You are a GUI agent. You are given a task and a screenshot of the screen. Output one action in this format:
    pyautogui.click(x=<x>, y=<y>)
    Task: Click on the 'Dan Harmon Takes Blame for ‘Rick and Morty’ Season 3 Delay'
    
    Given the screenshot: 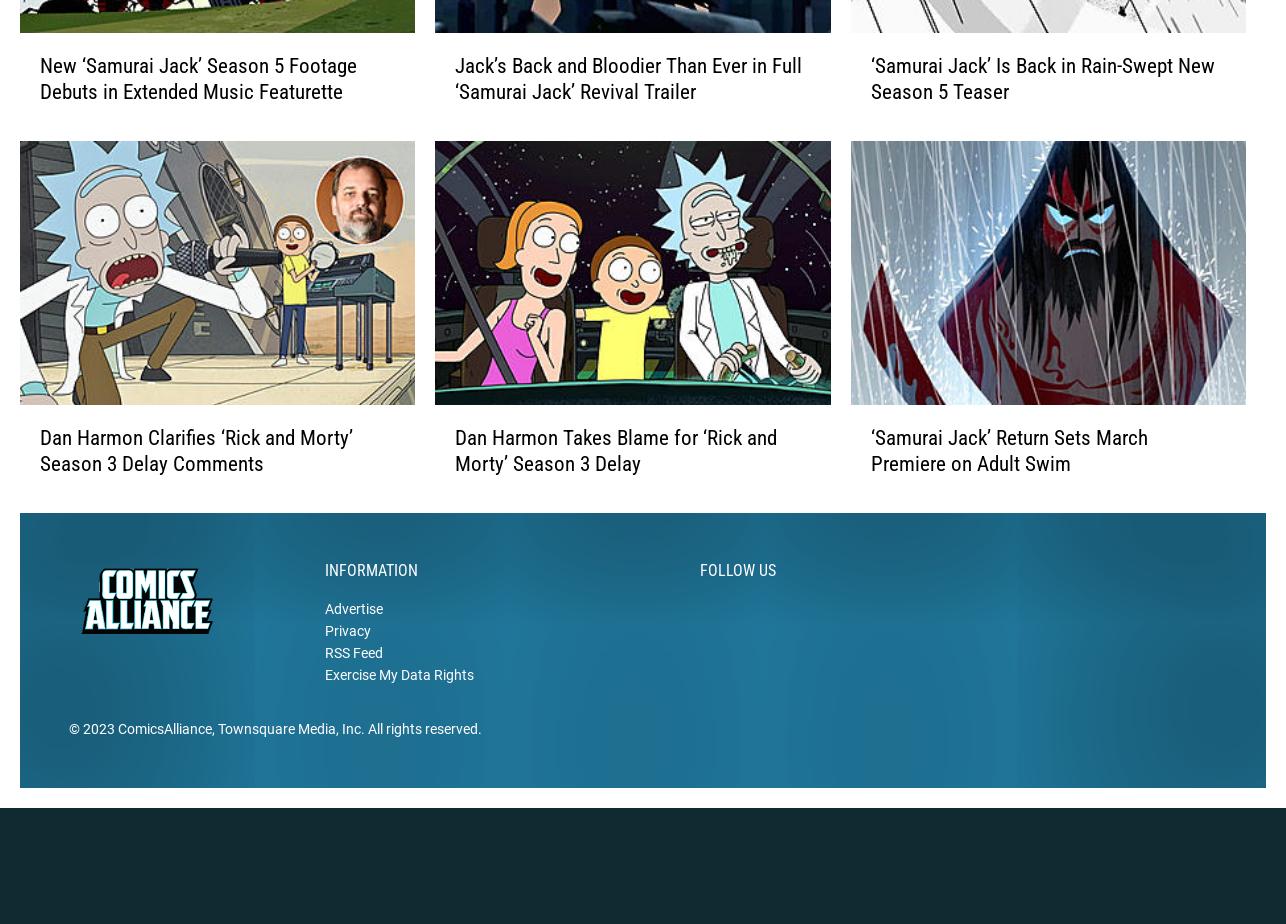 What is the action you would take?
    pyautogui.click(x=614, y=482)
    